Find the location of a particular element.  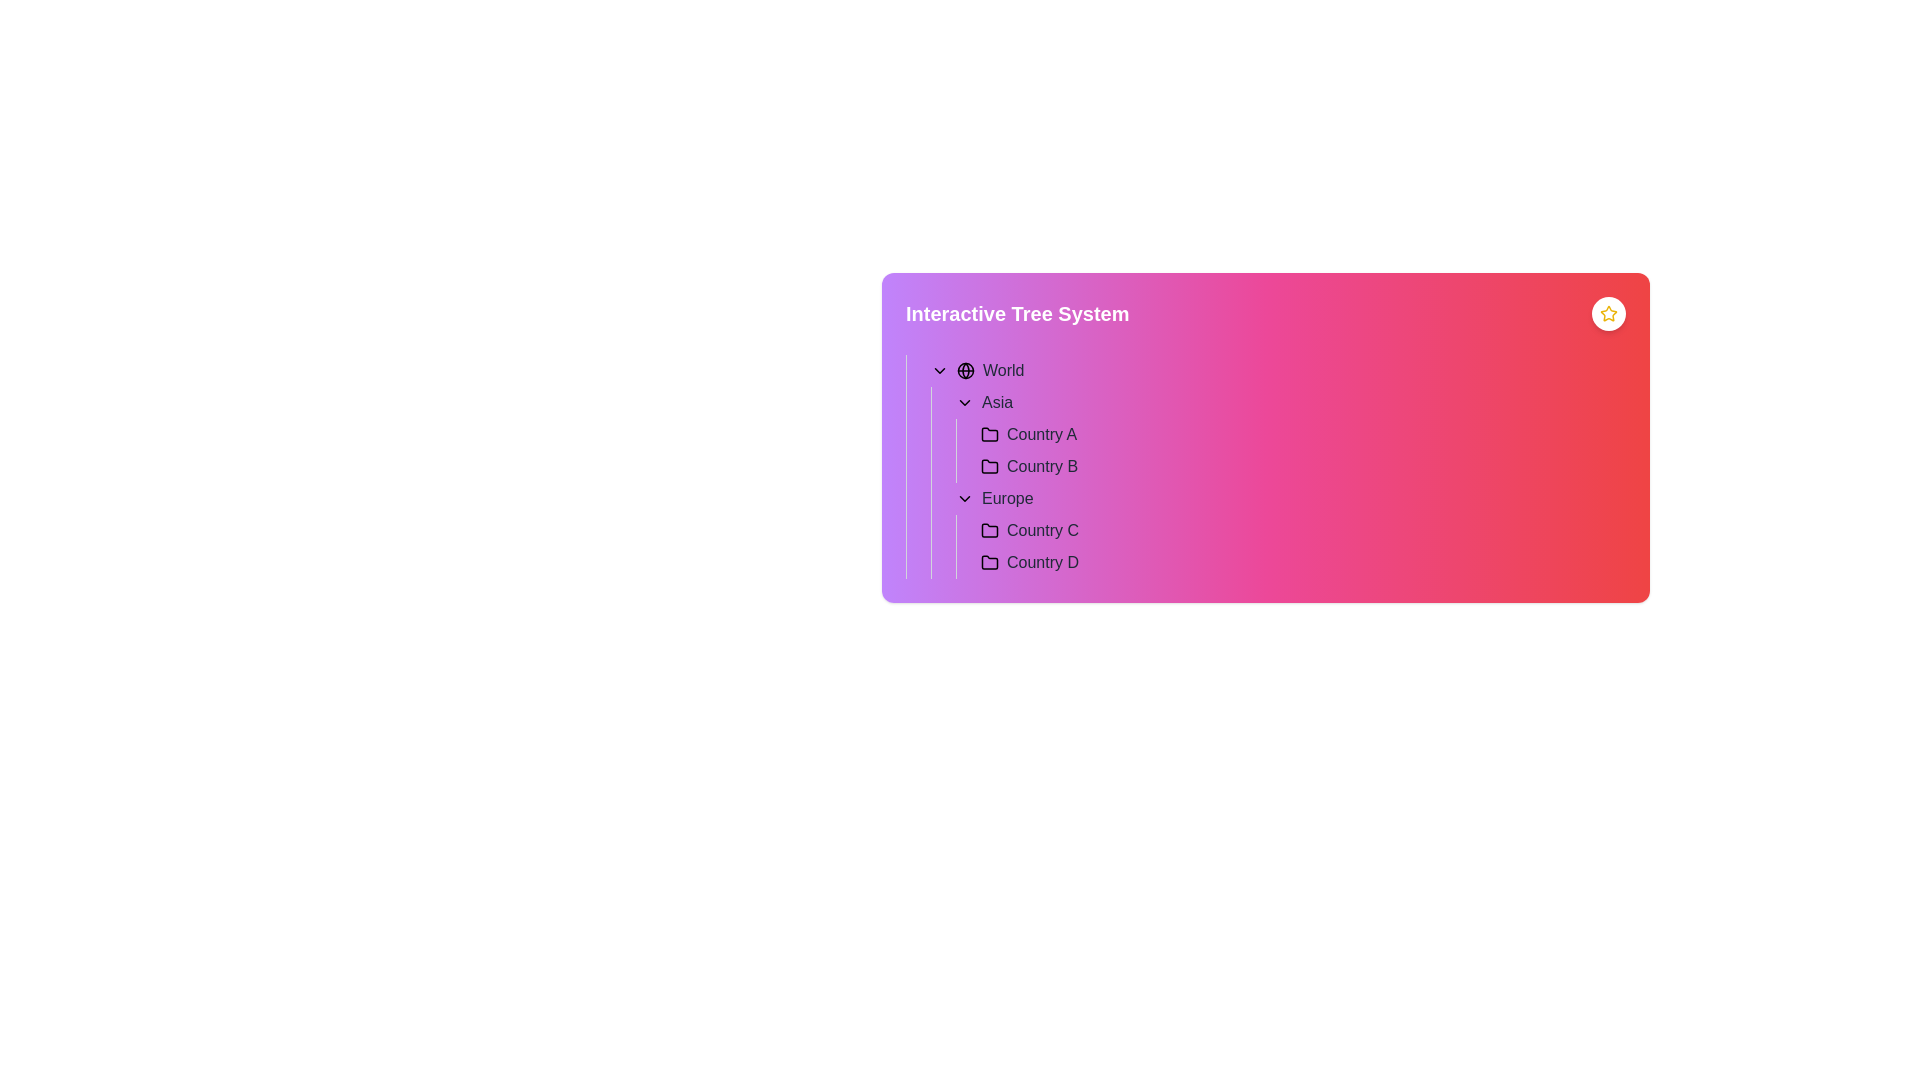

text displayed in the 'Country A' text label, which is styled with a medium-weight font and gray color, located within the 'Asia' group of the World hierarchy is located at coordinates (1041, 434).